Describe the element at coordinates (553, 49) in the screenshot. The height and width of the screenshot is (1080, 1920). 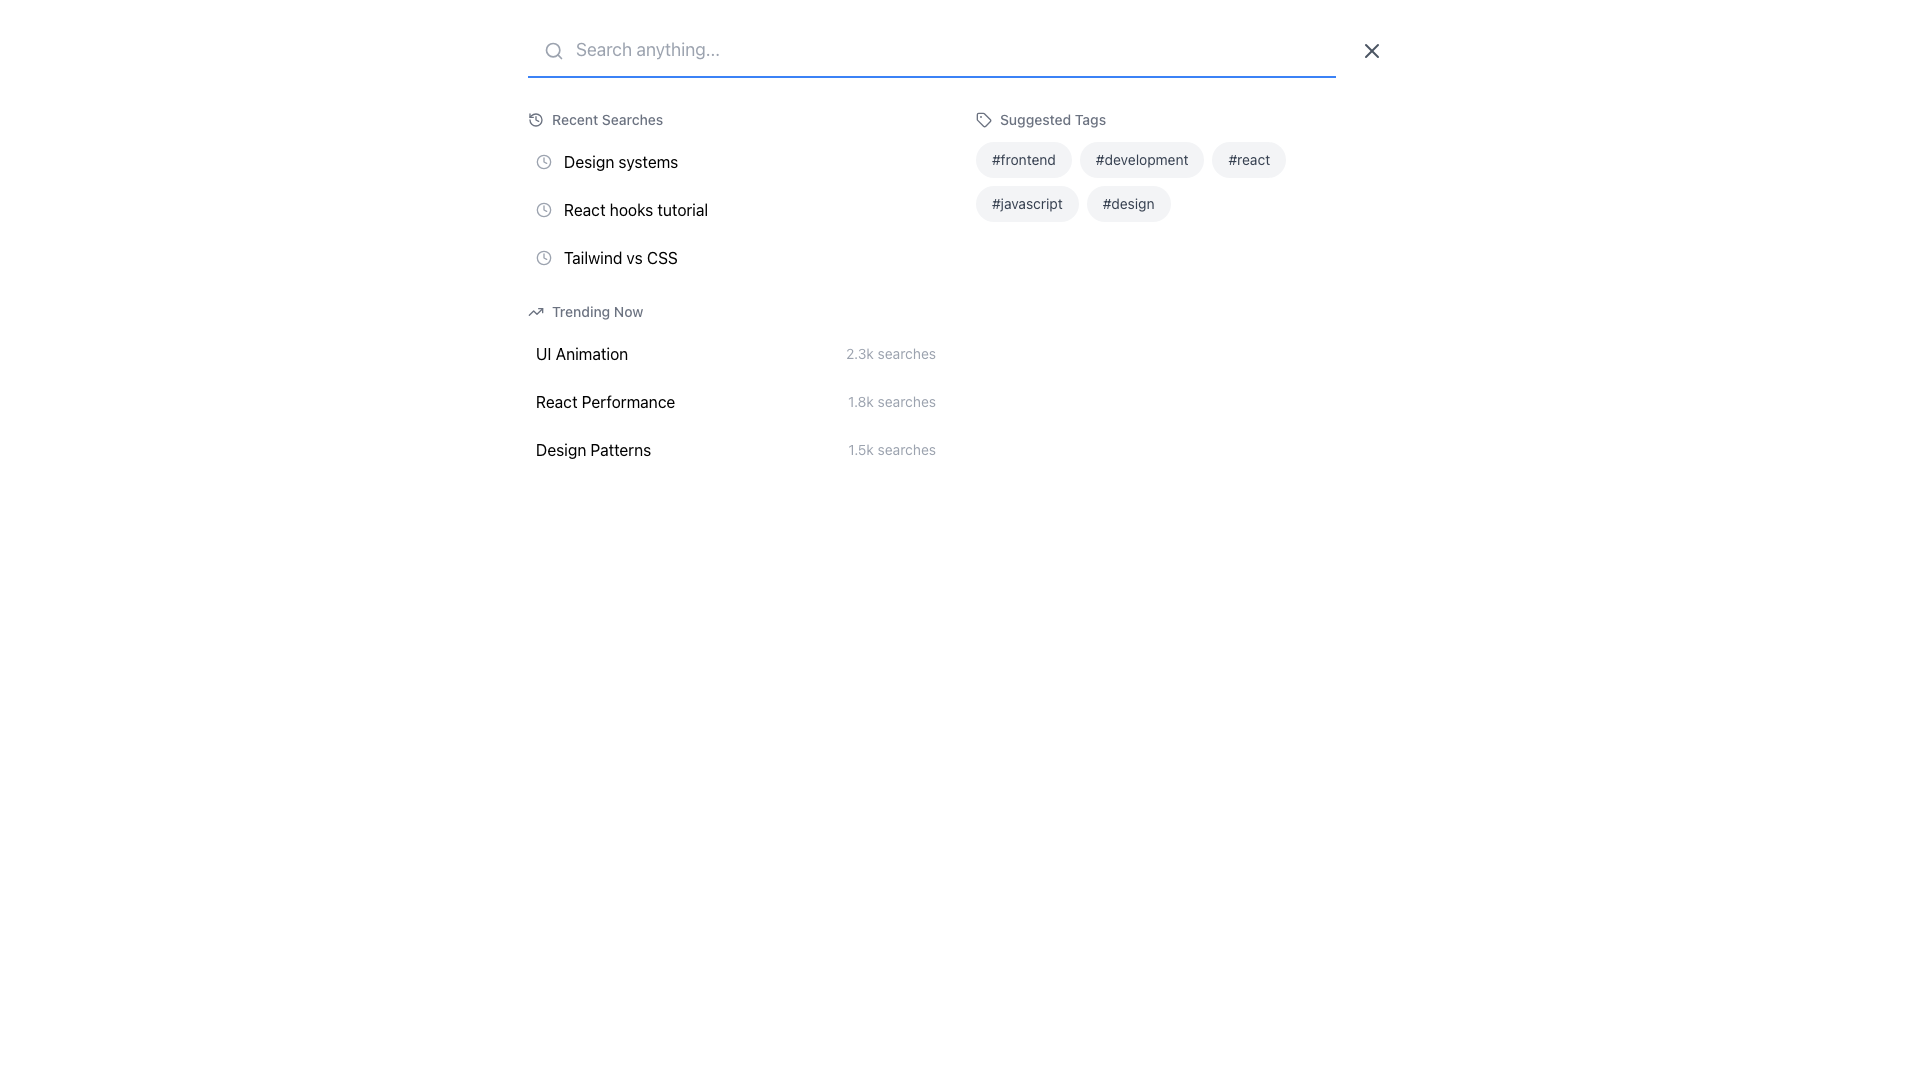
I see `the central circle of the search icon, which represents the center of a magnifying glass` at that location.